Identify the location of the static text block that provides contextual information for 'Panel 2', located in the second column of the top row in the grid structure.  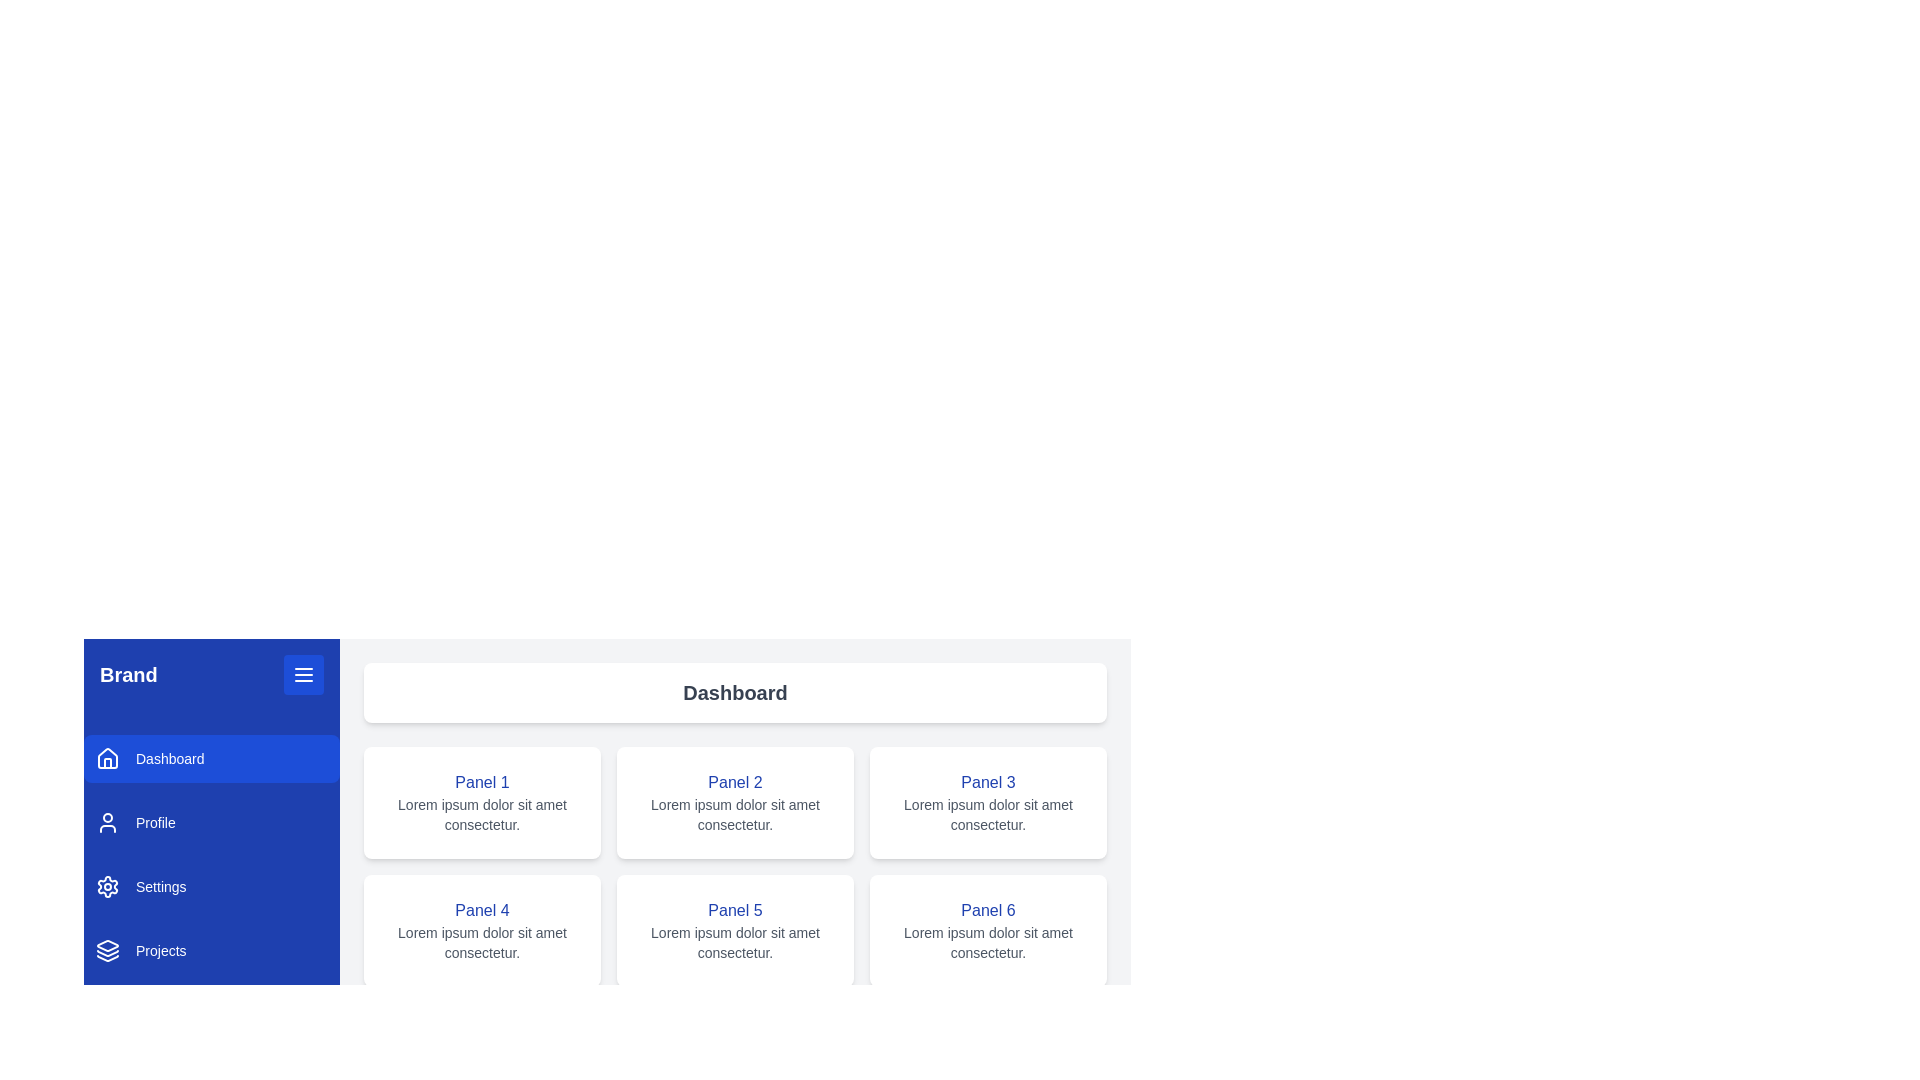
(734, 814).